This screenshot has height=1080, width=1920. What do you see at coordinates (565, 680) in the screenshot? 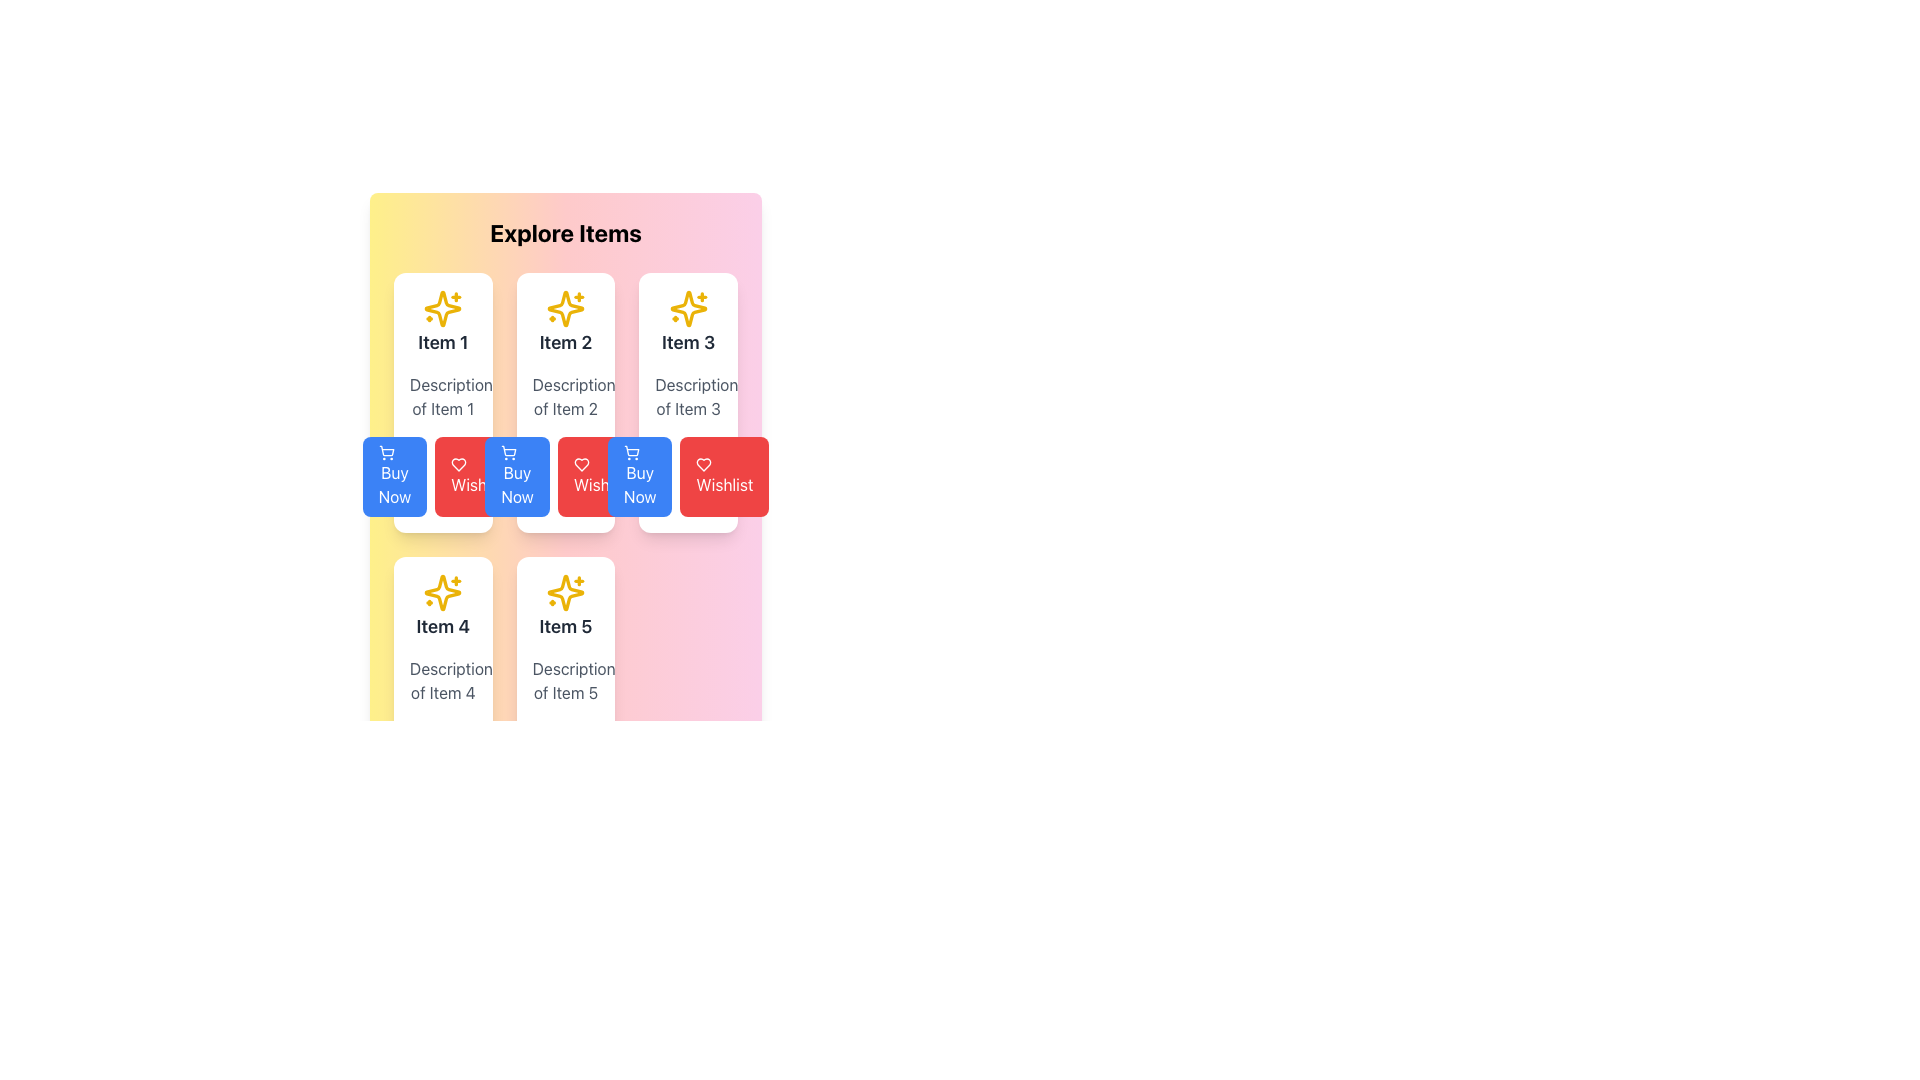
I see `the gray-colored text block containing the phrase 'Description of Item 5' located in the card labeled 'Item 5', positioned below the item title` at bounding box center [565, 680].